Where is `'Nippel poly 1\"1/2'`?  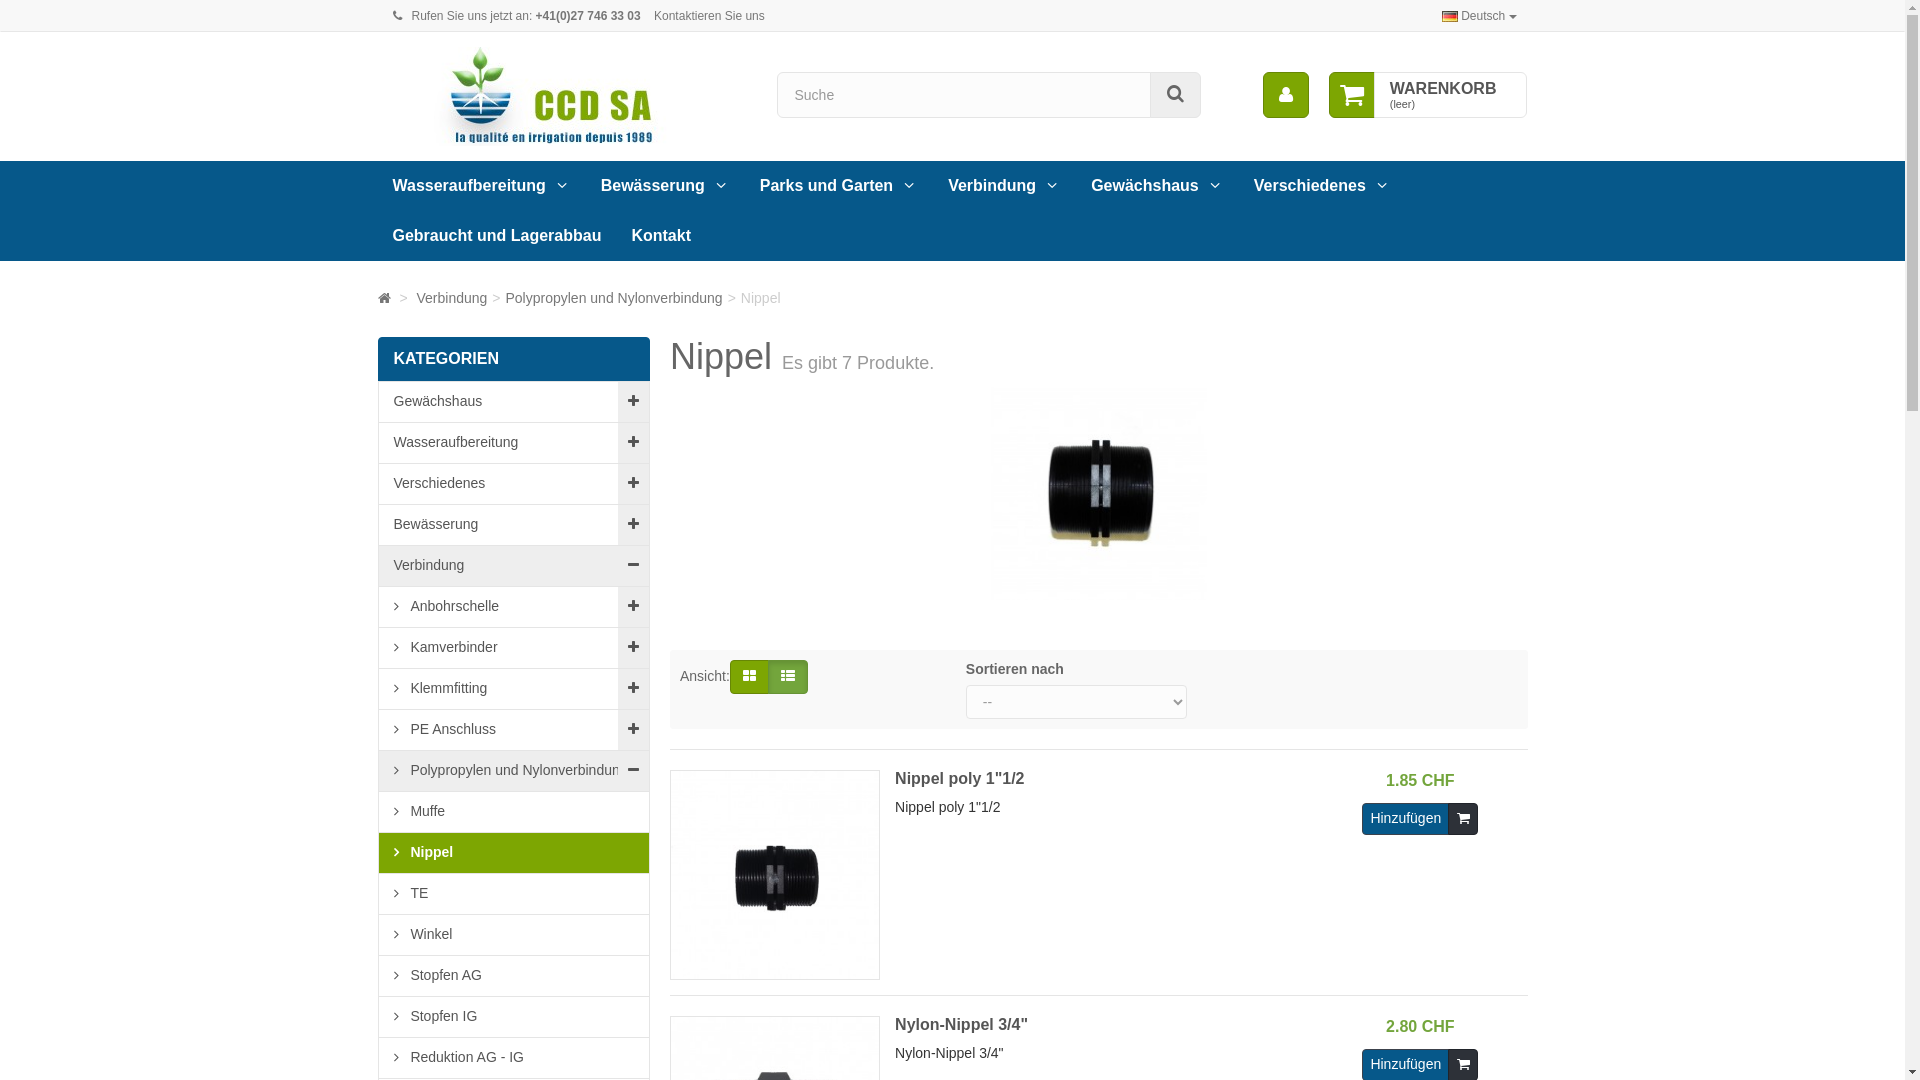 'Nippel poly 1\"1/2' is located at coordinates (773, 874).